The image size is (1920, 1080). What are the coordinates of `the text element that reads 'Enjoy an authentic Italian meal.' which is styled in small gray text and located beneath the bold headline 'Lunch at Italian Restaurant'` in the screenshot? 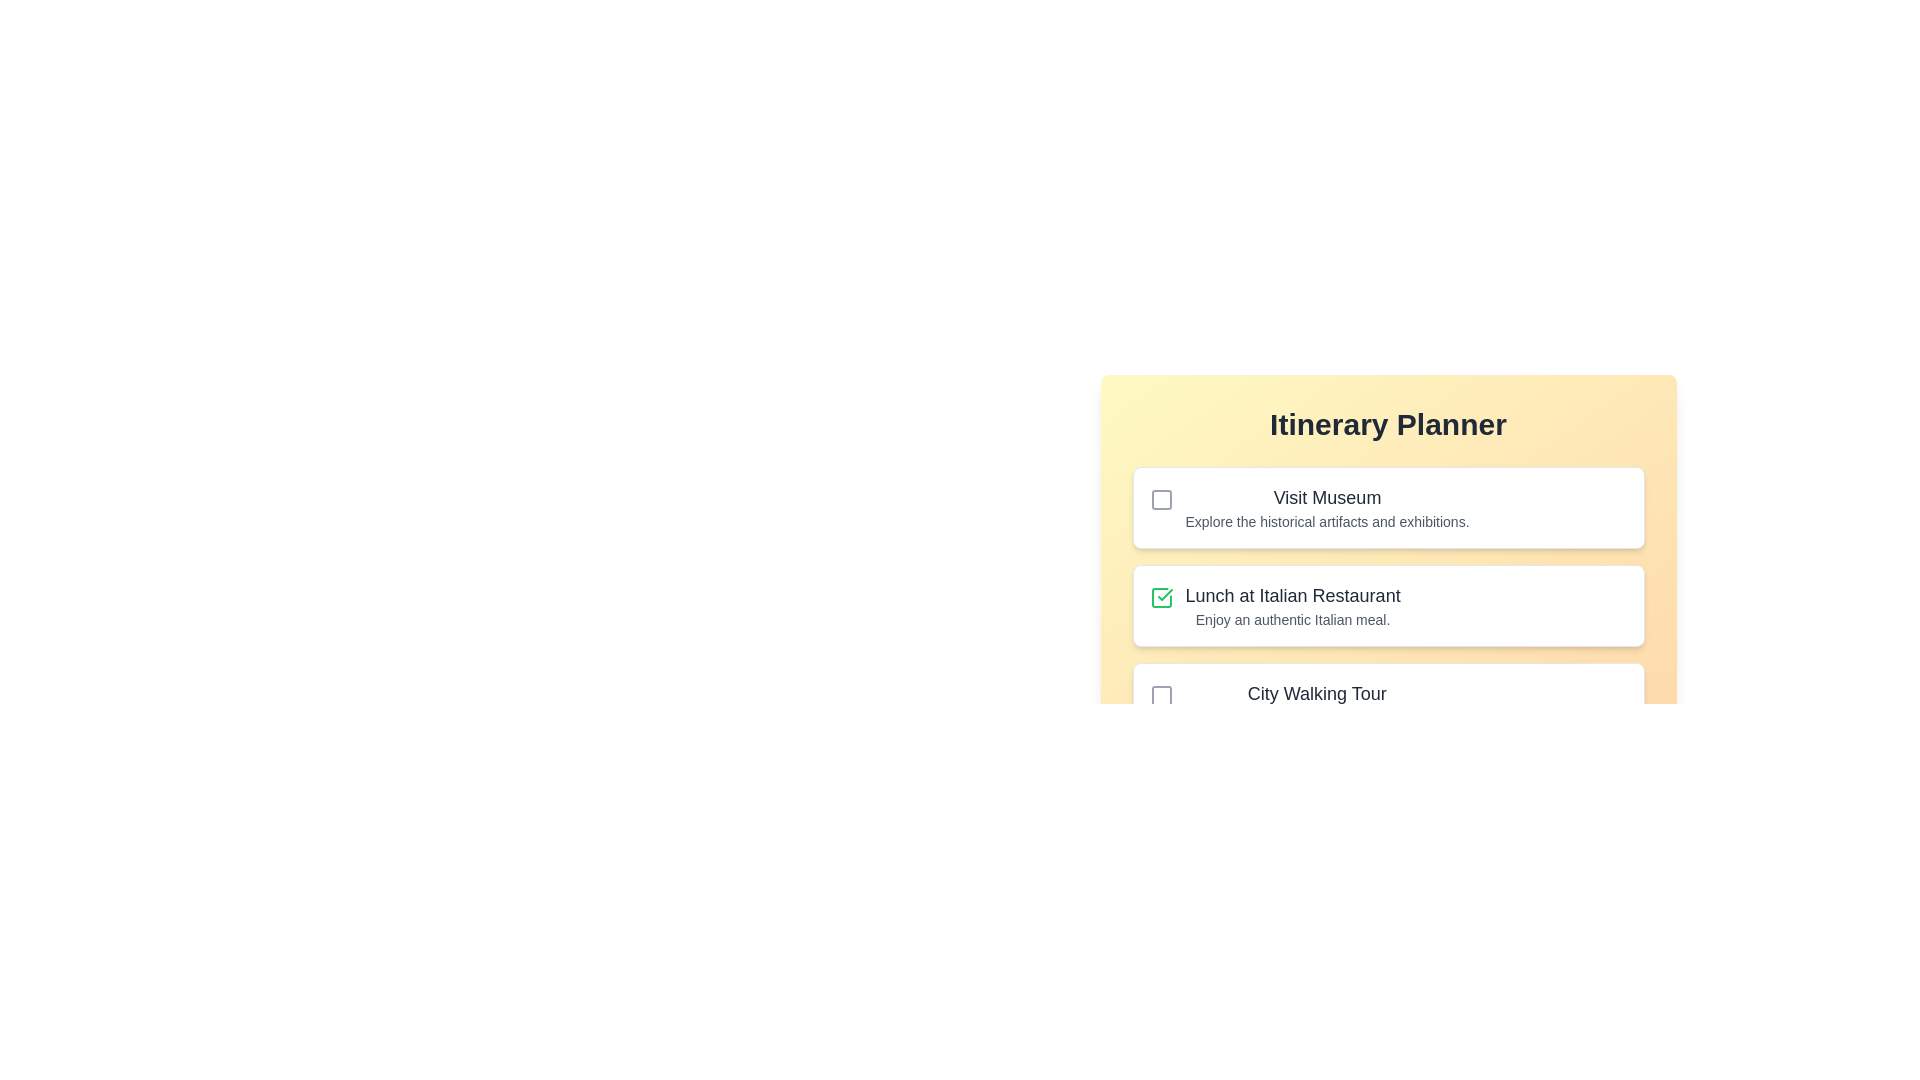 It's located at (1293, 619).